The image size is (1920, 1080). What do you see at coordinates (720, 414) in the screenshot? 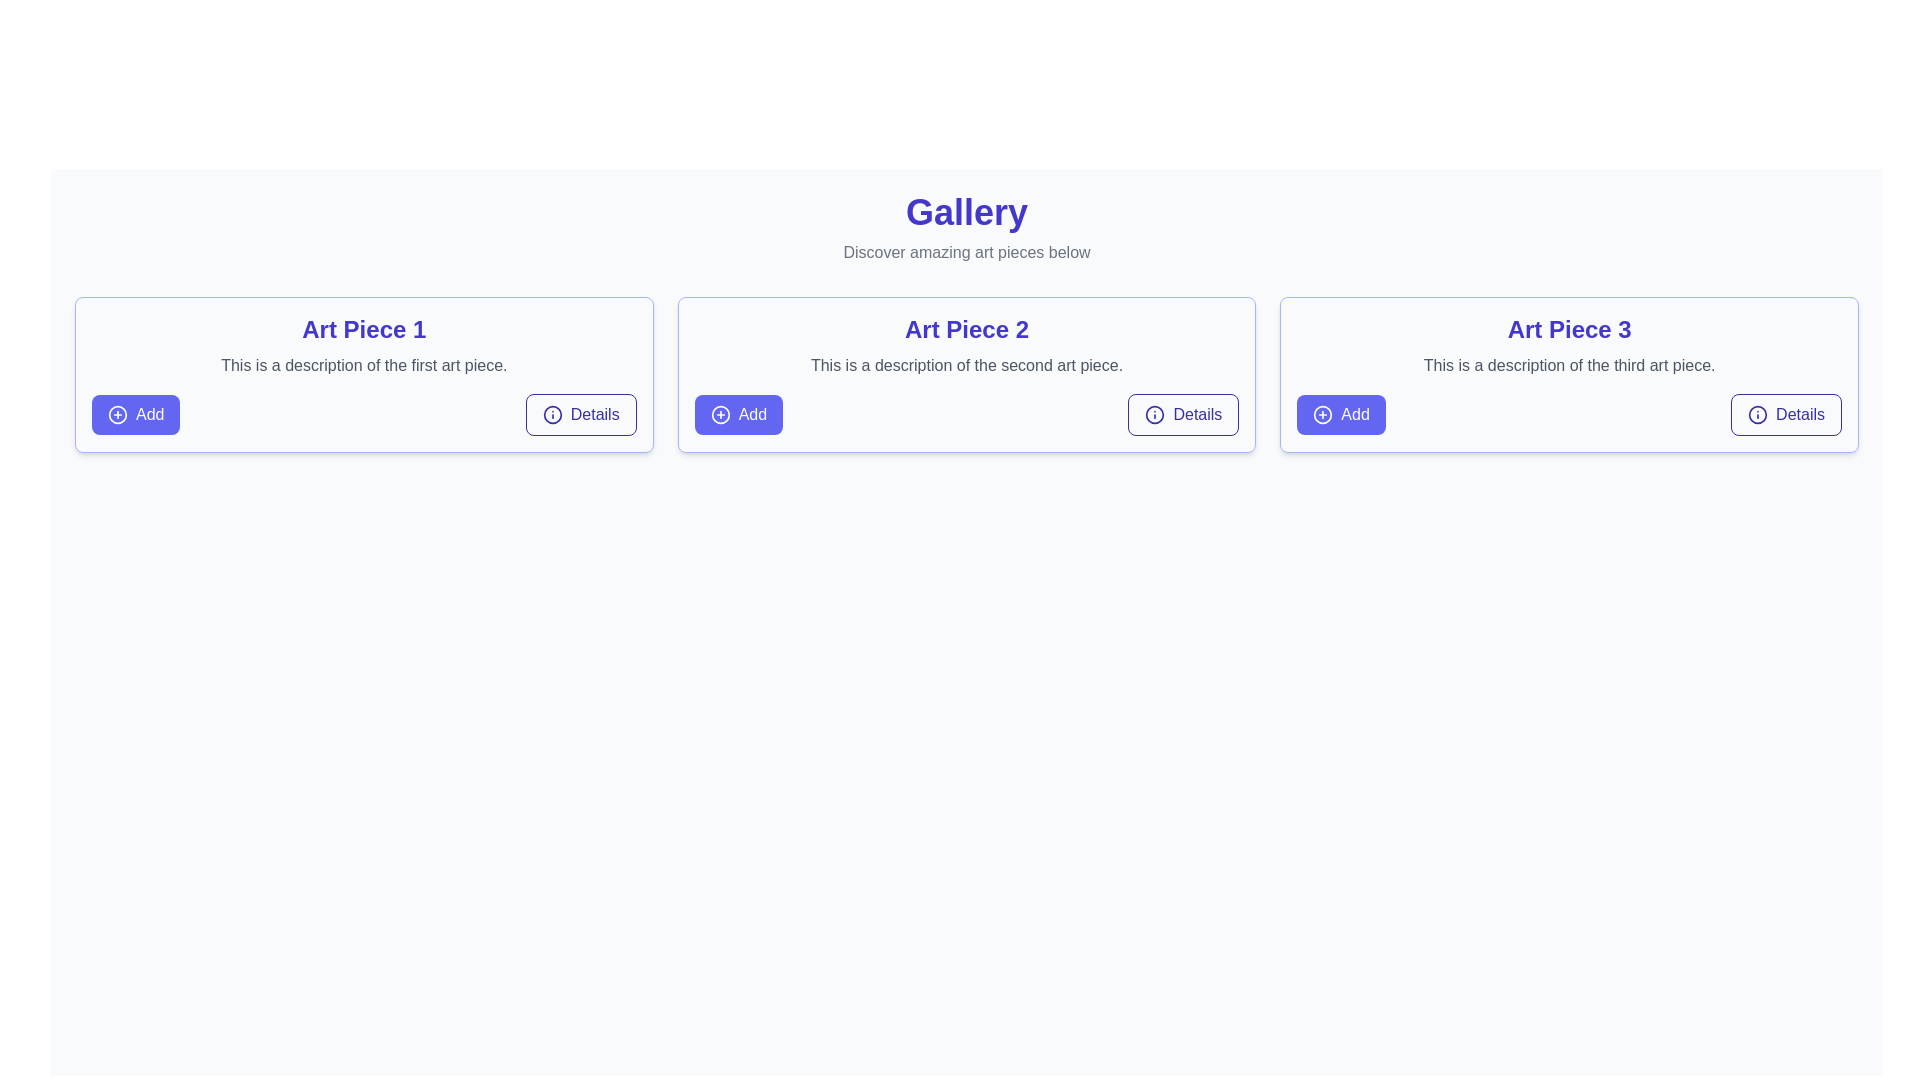
I see `the circular icon with a plus sign, which is part of the 'Add' button located in the second card titled 'Art Piece 2'` at bounding box center [720, 414].